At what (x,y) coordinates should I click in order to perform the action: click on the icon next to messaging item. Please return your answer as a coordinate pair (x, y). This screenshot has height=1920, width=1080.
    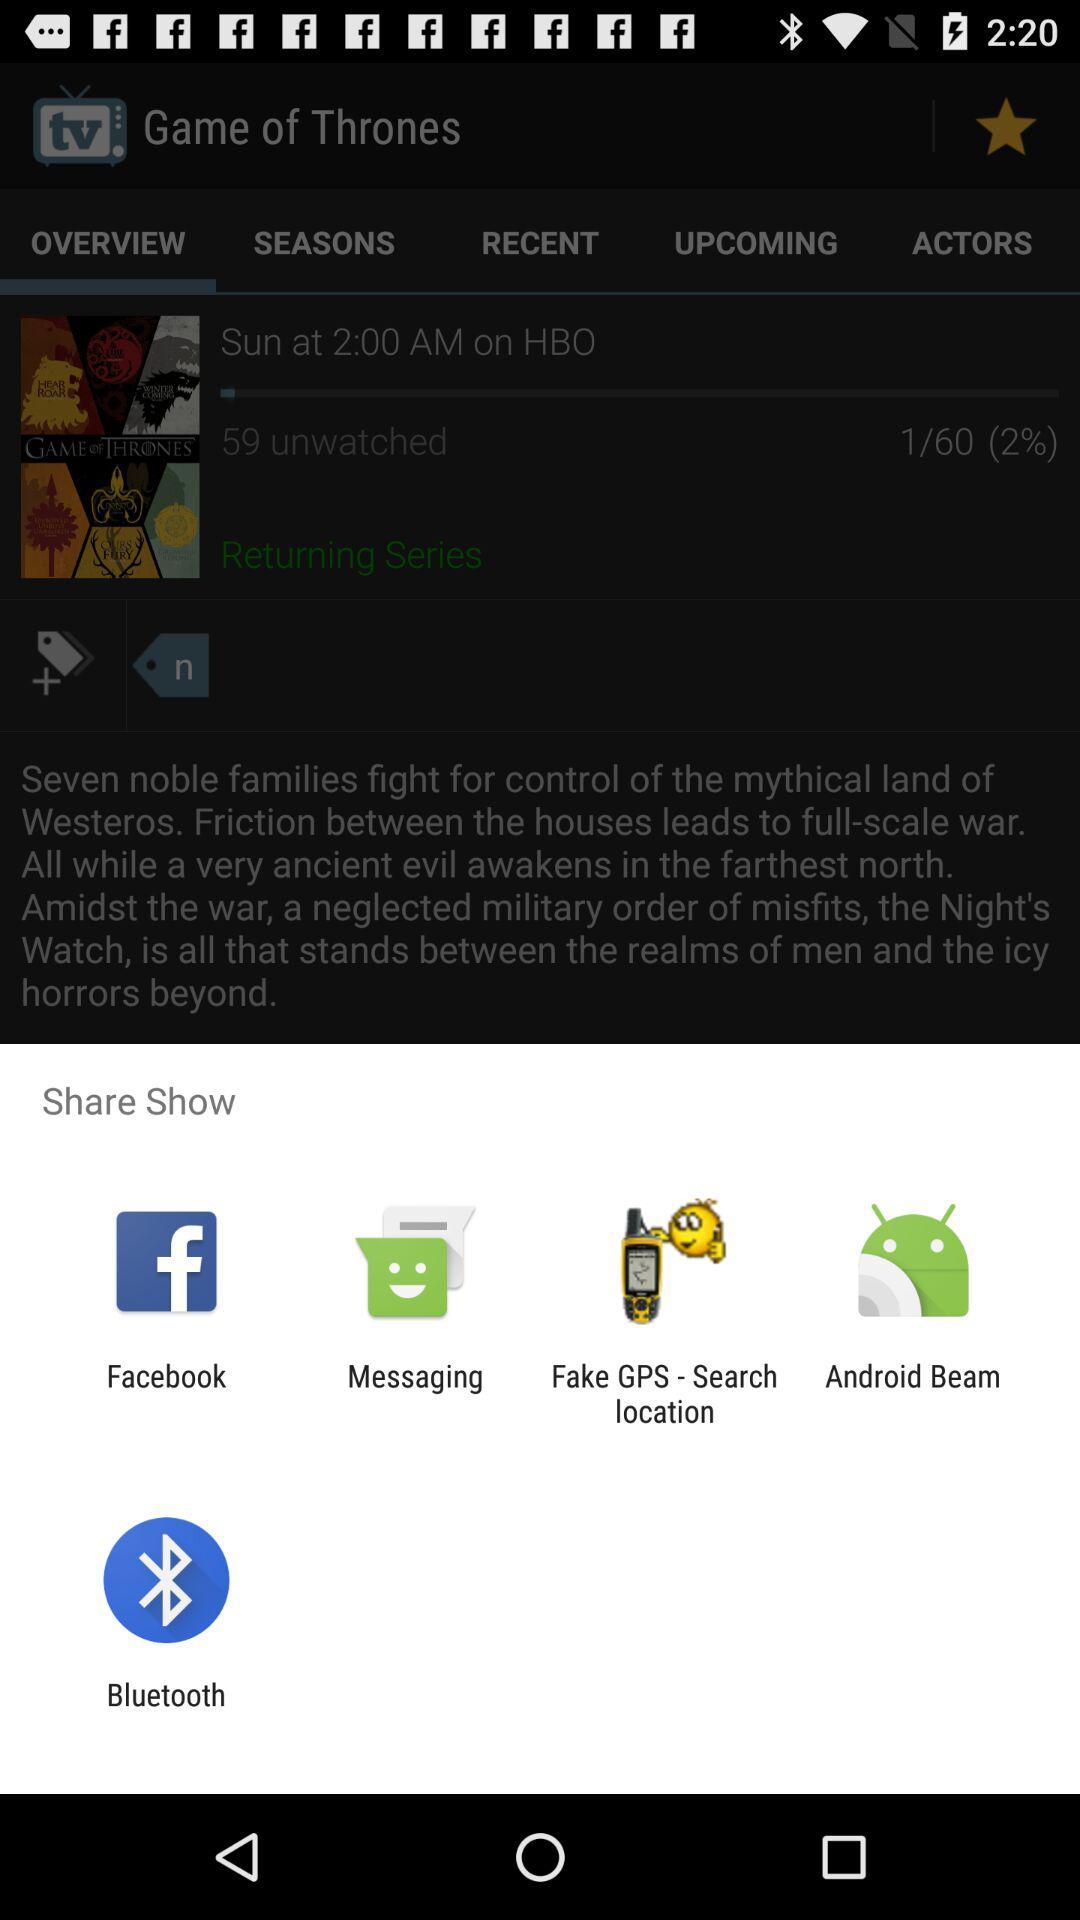
    Looking at the image, I should click on (165, 1392).